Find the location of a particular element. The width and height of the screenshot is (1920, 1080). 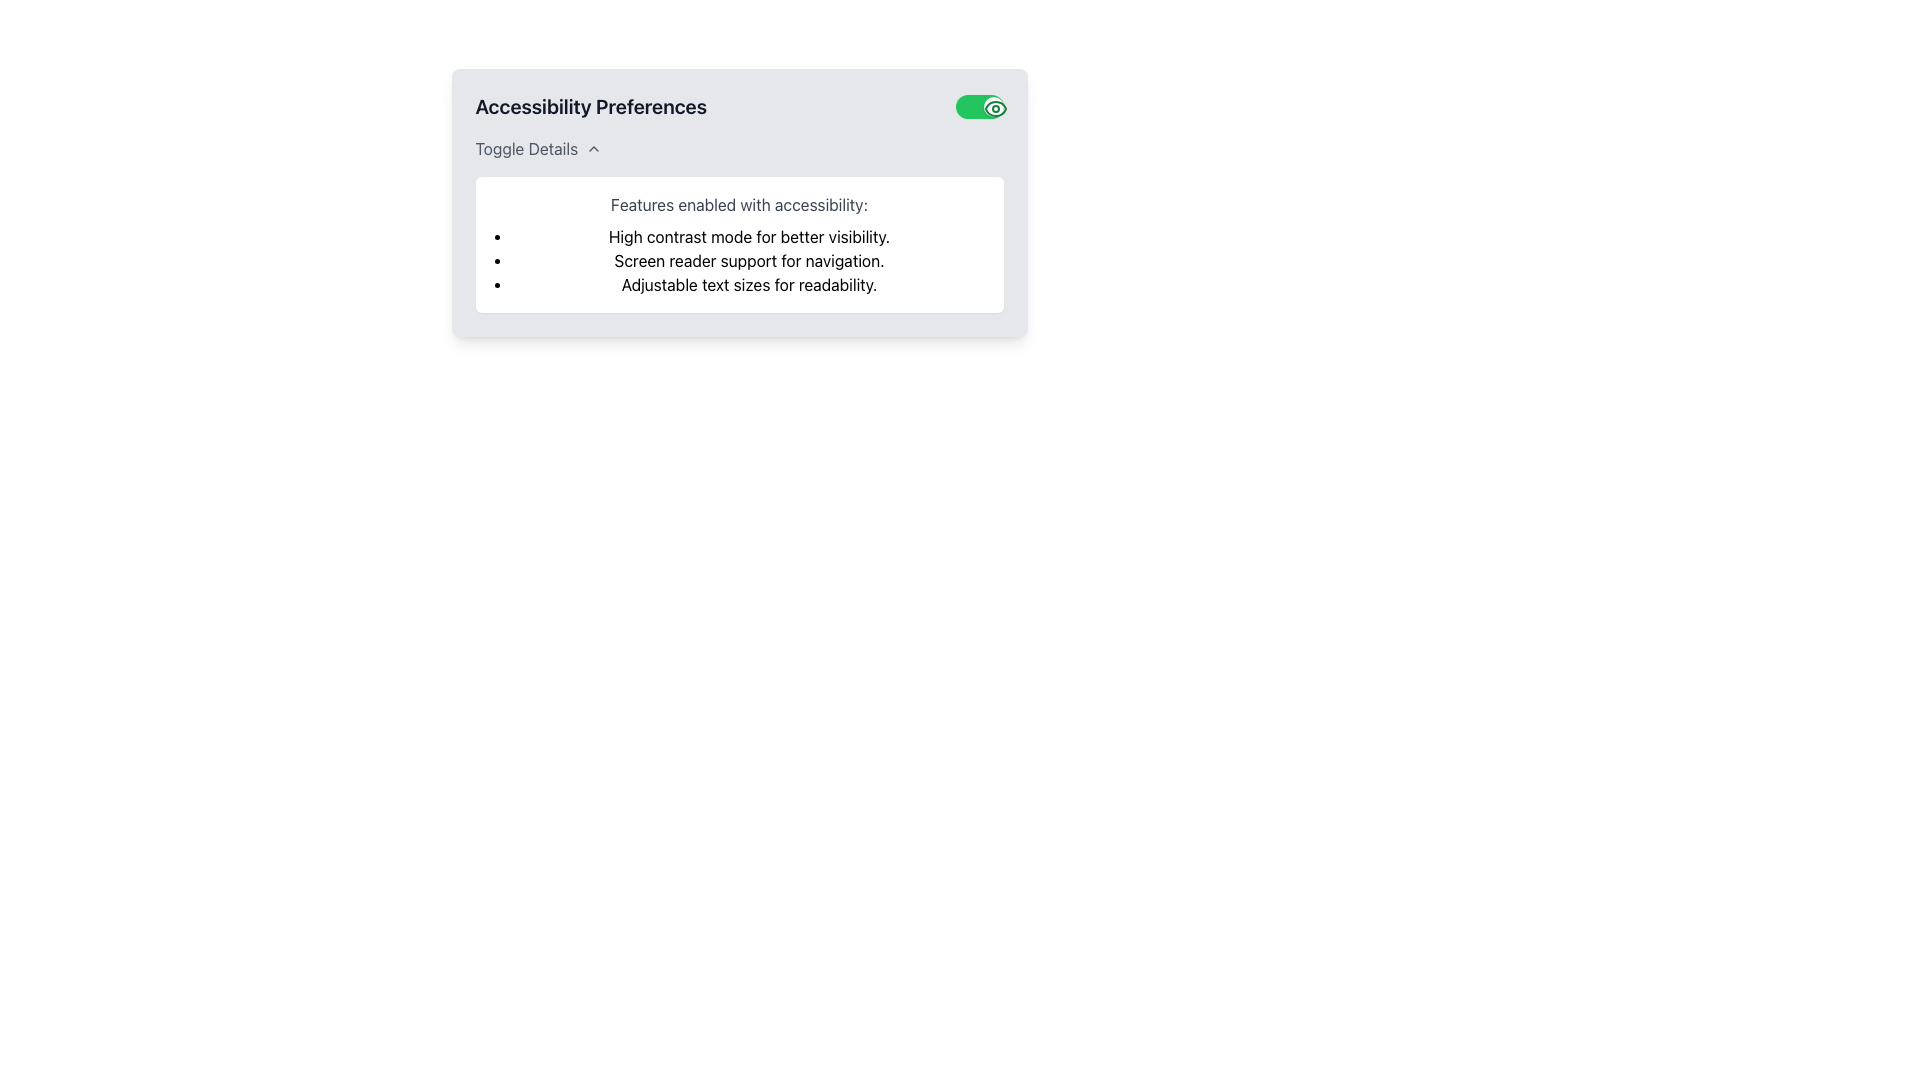

the third bullet-point list item that states 'Adjustable text sizes for readability' in the 'Accessibility Preferences' panel is located at coordinates (748, 285).